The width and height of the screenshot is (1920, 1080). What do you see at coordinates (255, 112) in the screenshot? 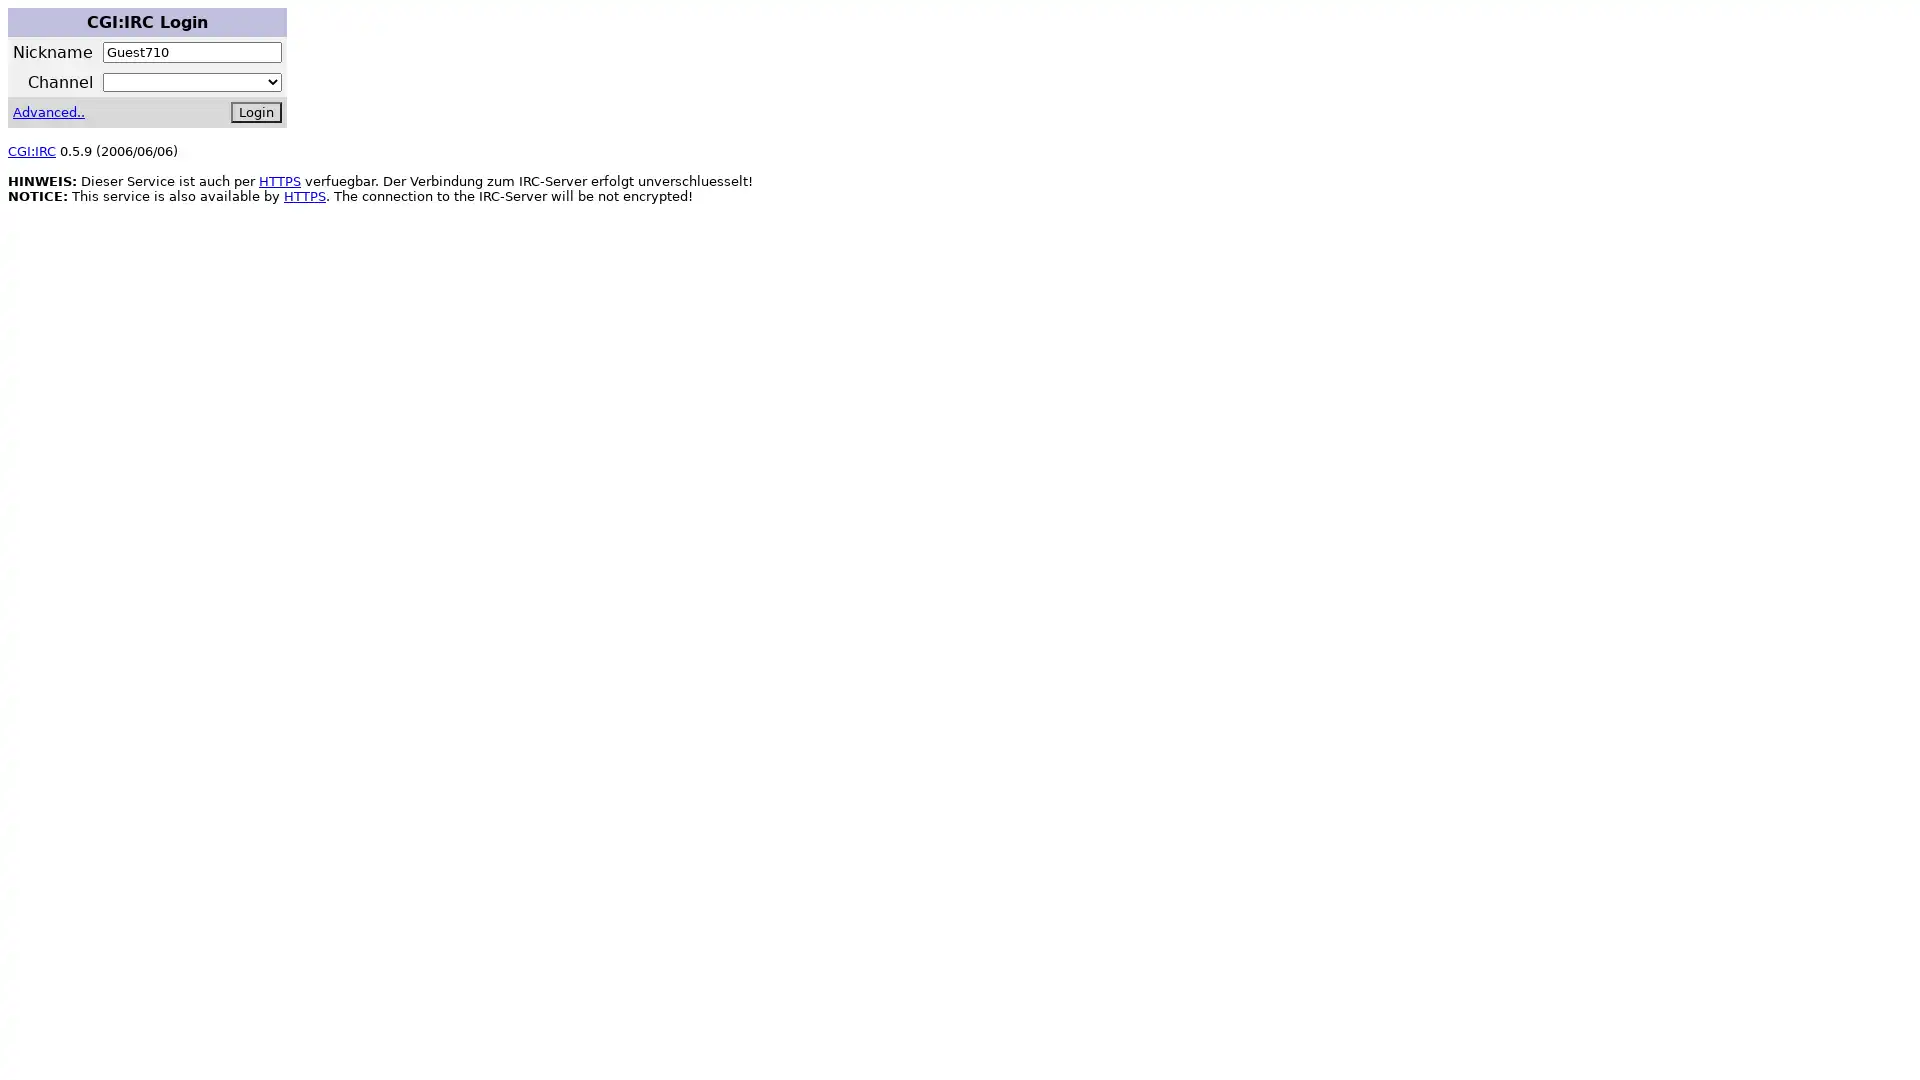
I see `Login` at bounding box center [255, 112].